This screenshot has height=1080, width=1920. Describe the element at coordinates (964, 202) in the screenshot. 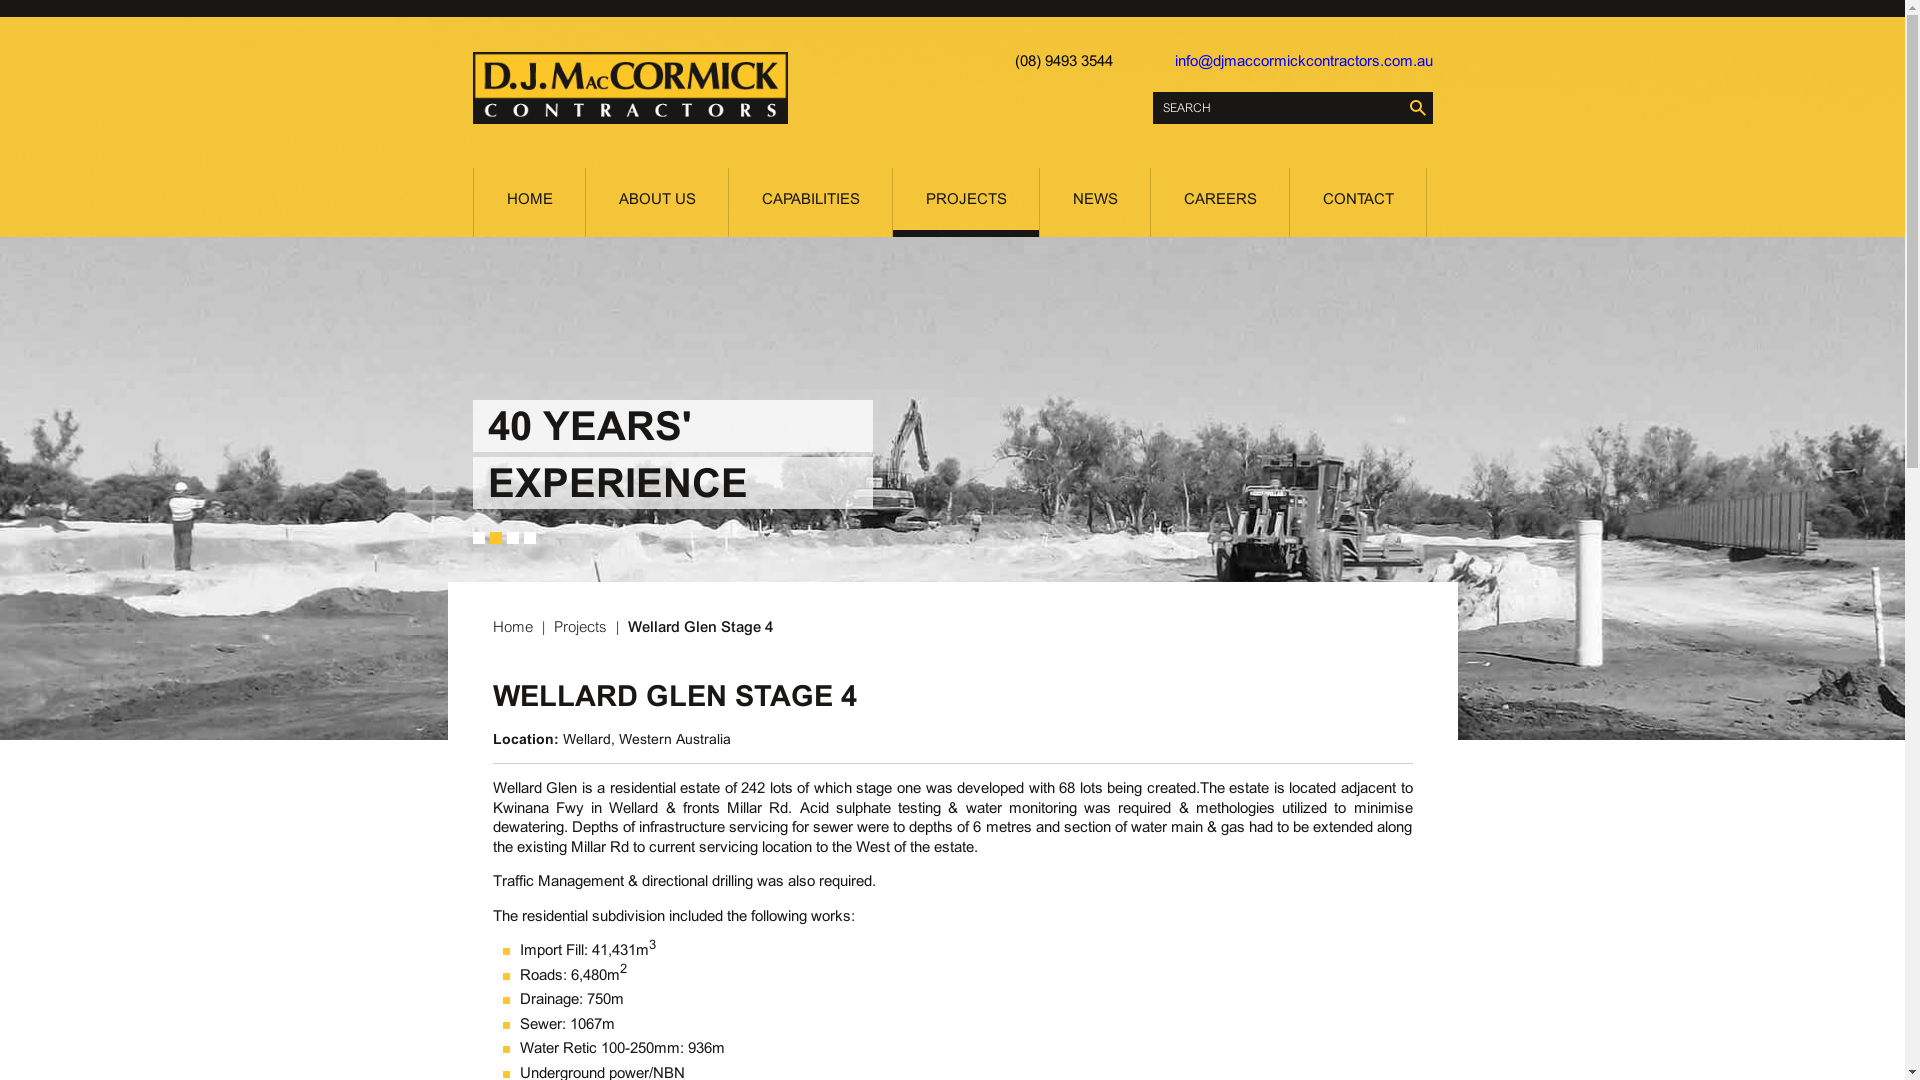

I see `'PROJECTS'` at that location.